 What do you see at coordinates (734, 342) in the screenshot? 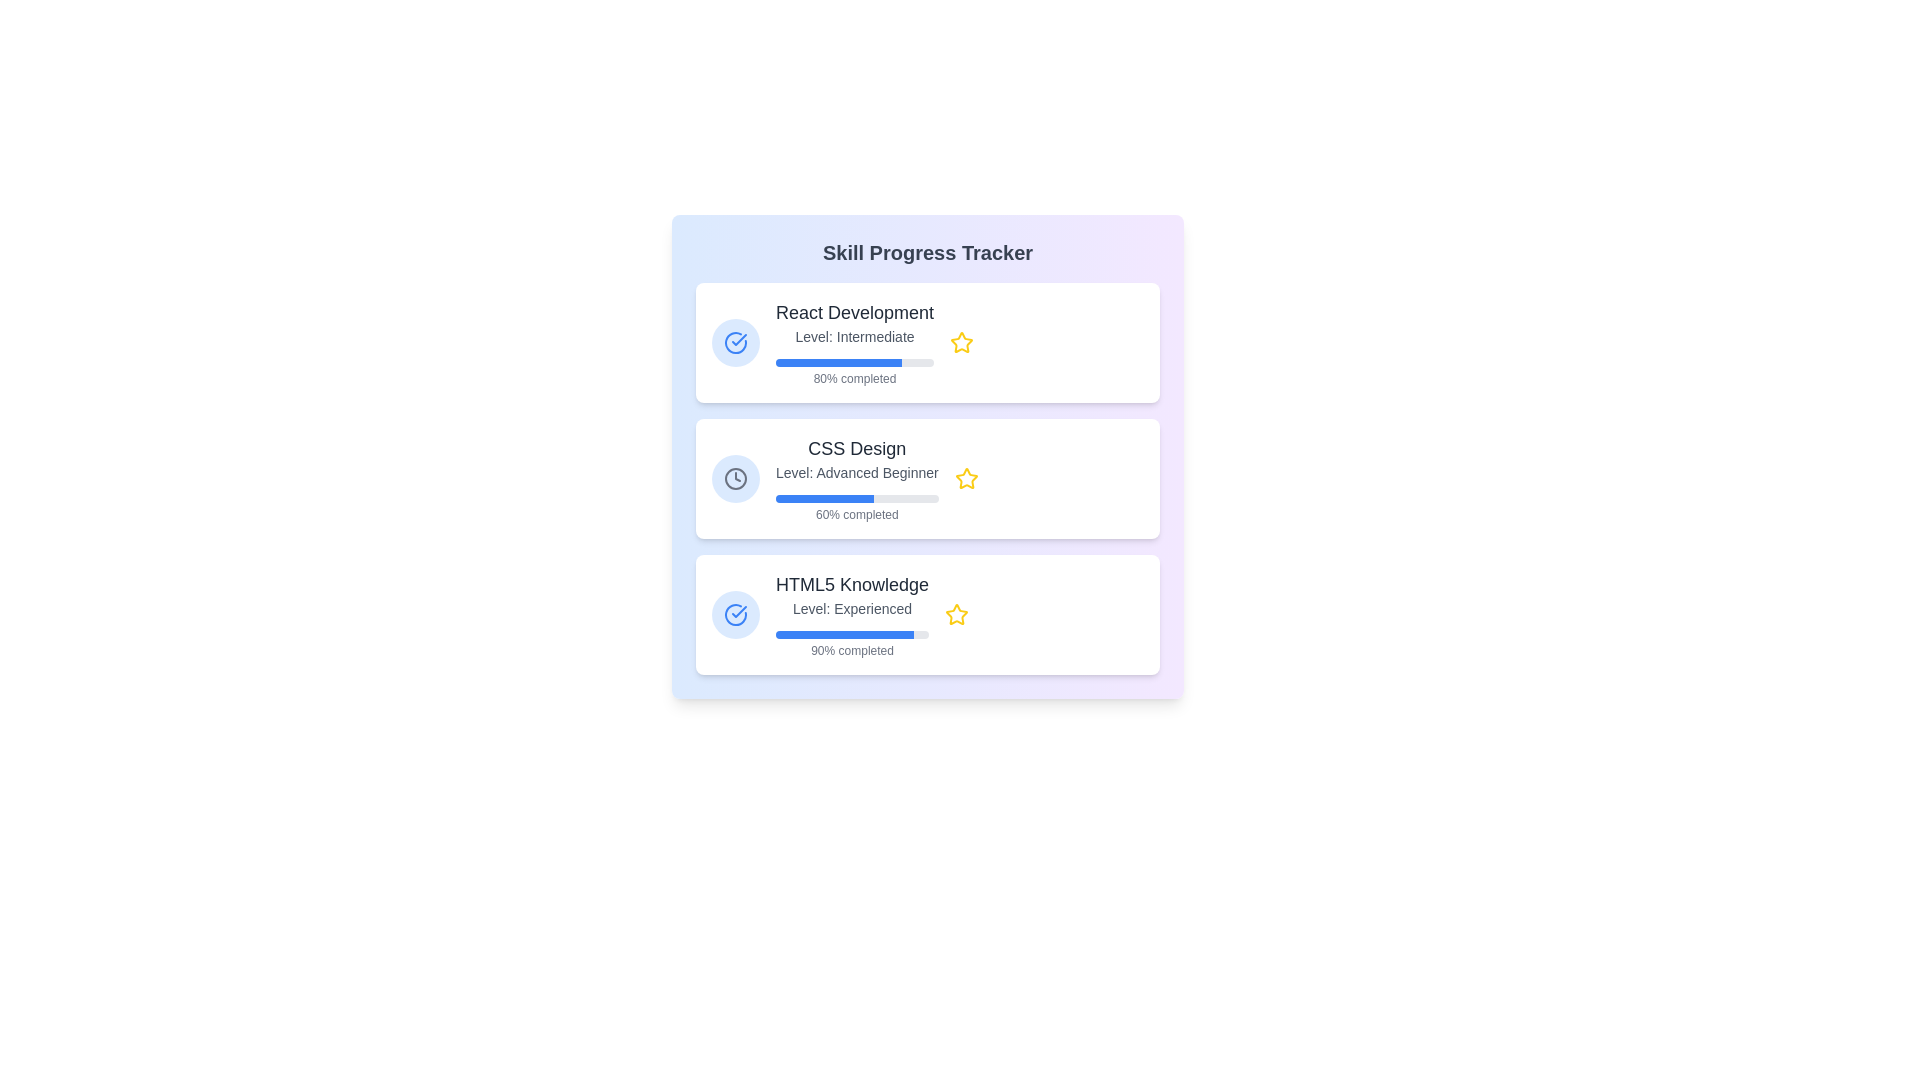
I see `the status indicator icon located to the left of the 'React Development' text label in the first item of the vertical list` at bounding box center [734, 342].